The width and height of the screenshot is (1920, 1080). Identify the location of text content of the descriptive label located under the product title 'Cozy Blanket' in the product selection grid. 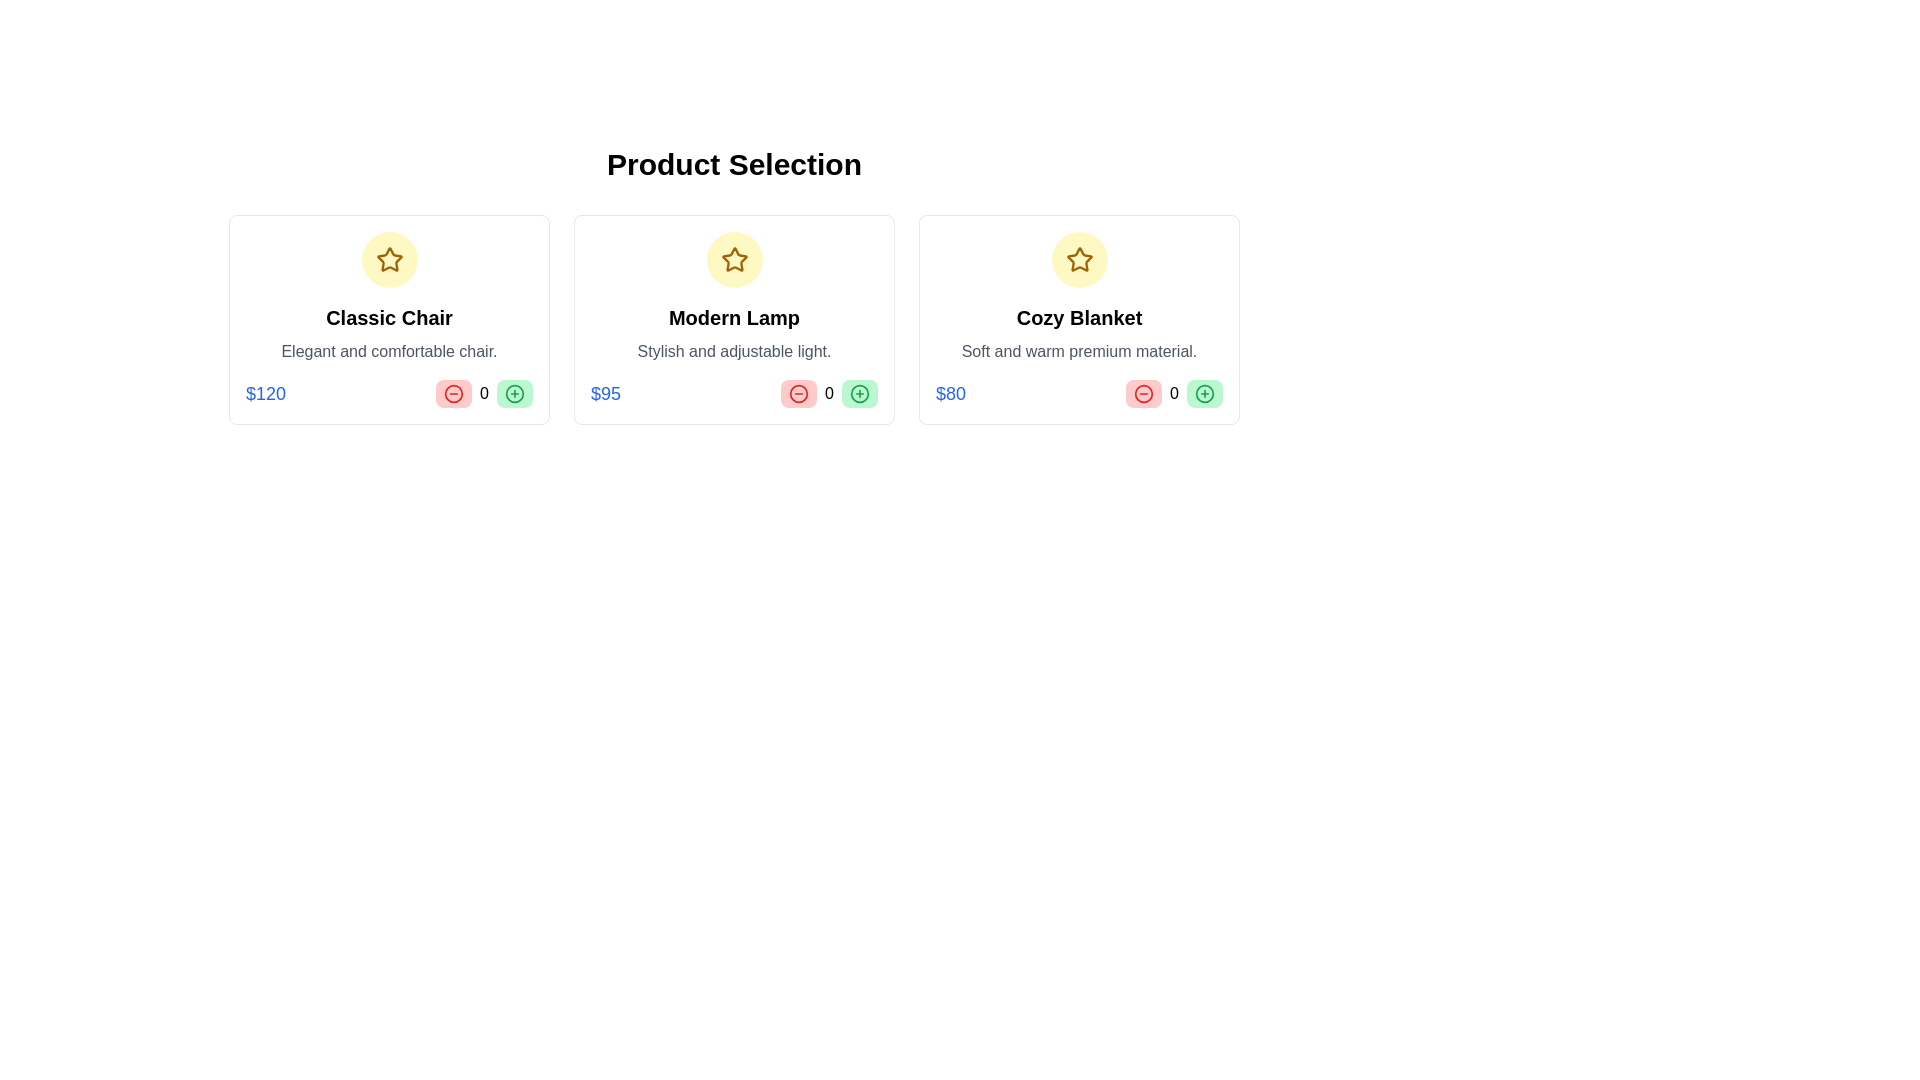
(1078, 350).